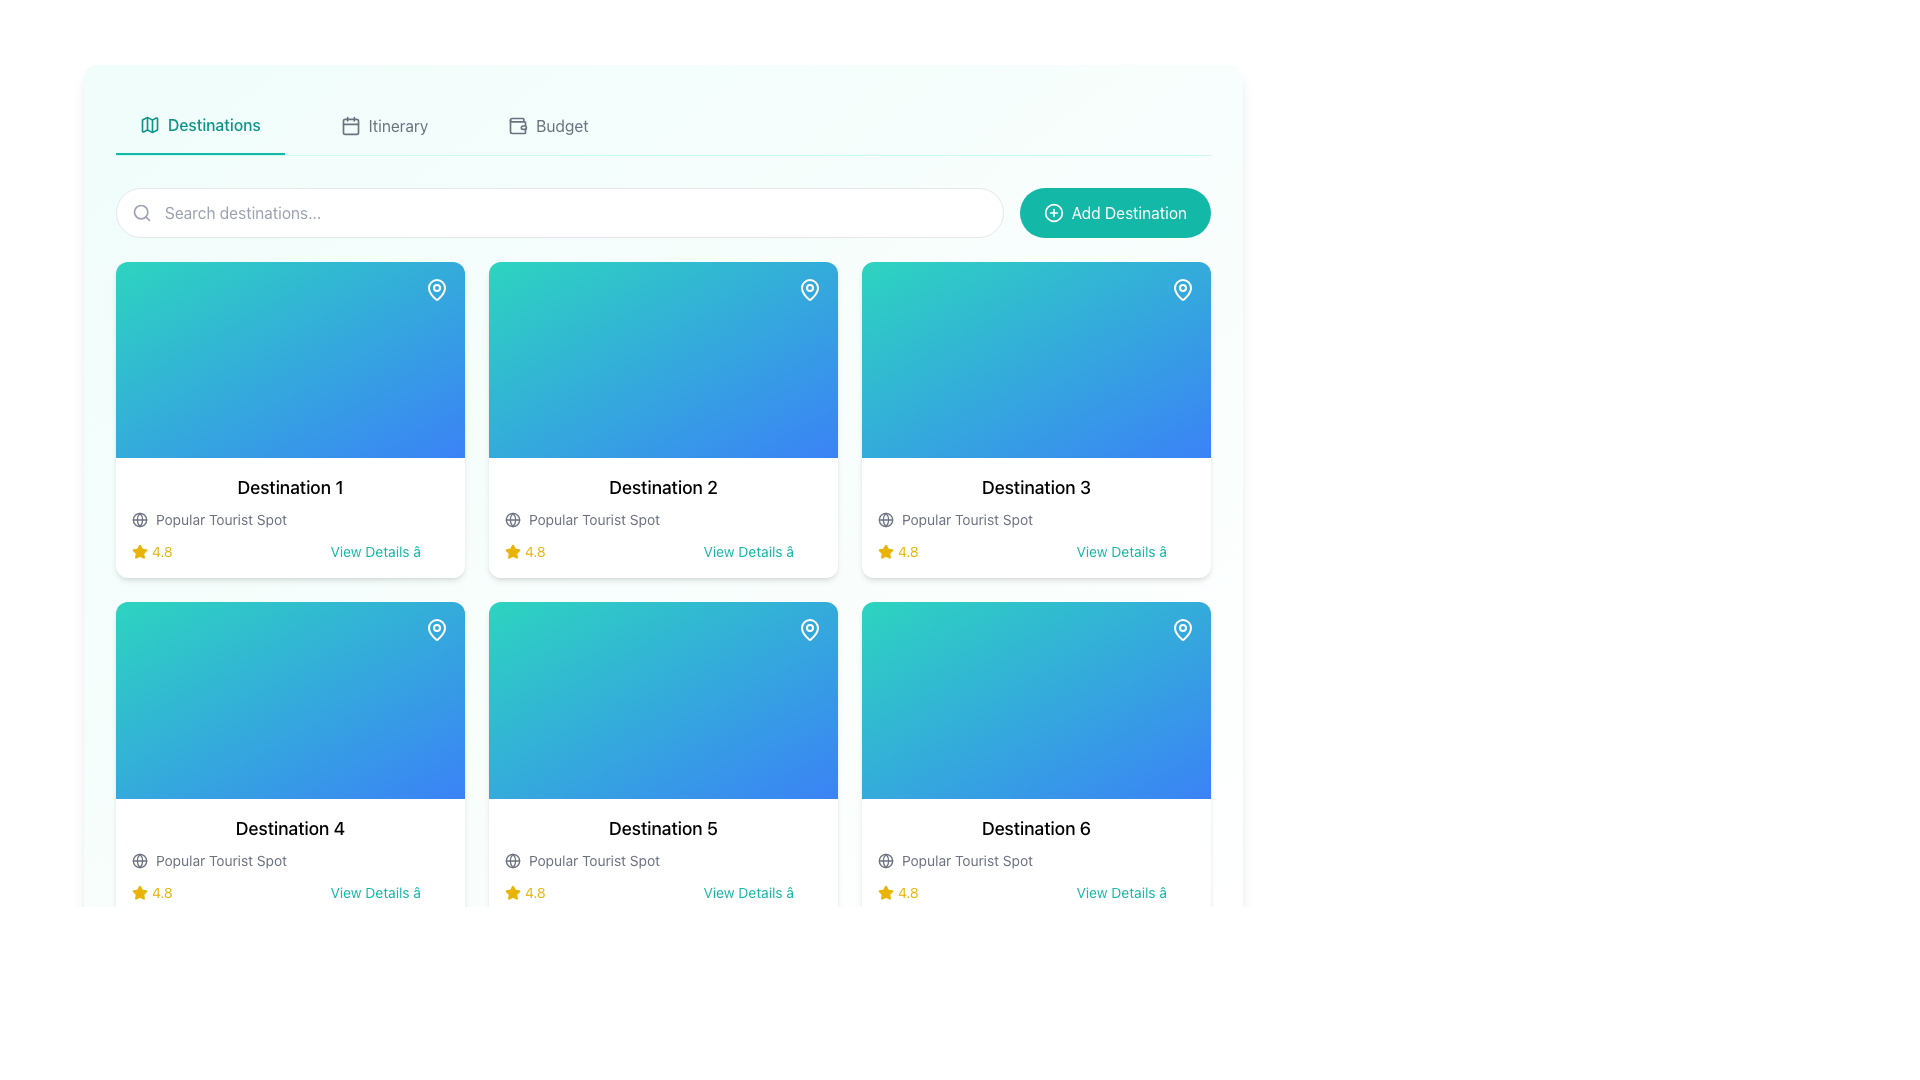  Describe the element at coordinates (435, 628) in the screenshot. I see `the graphic pin icon located at the top-right corner of the fourth destination card in the second row of the grid layout` at that location.